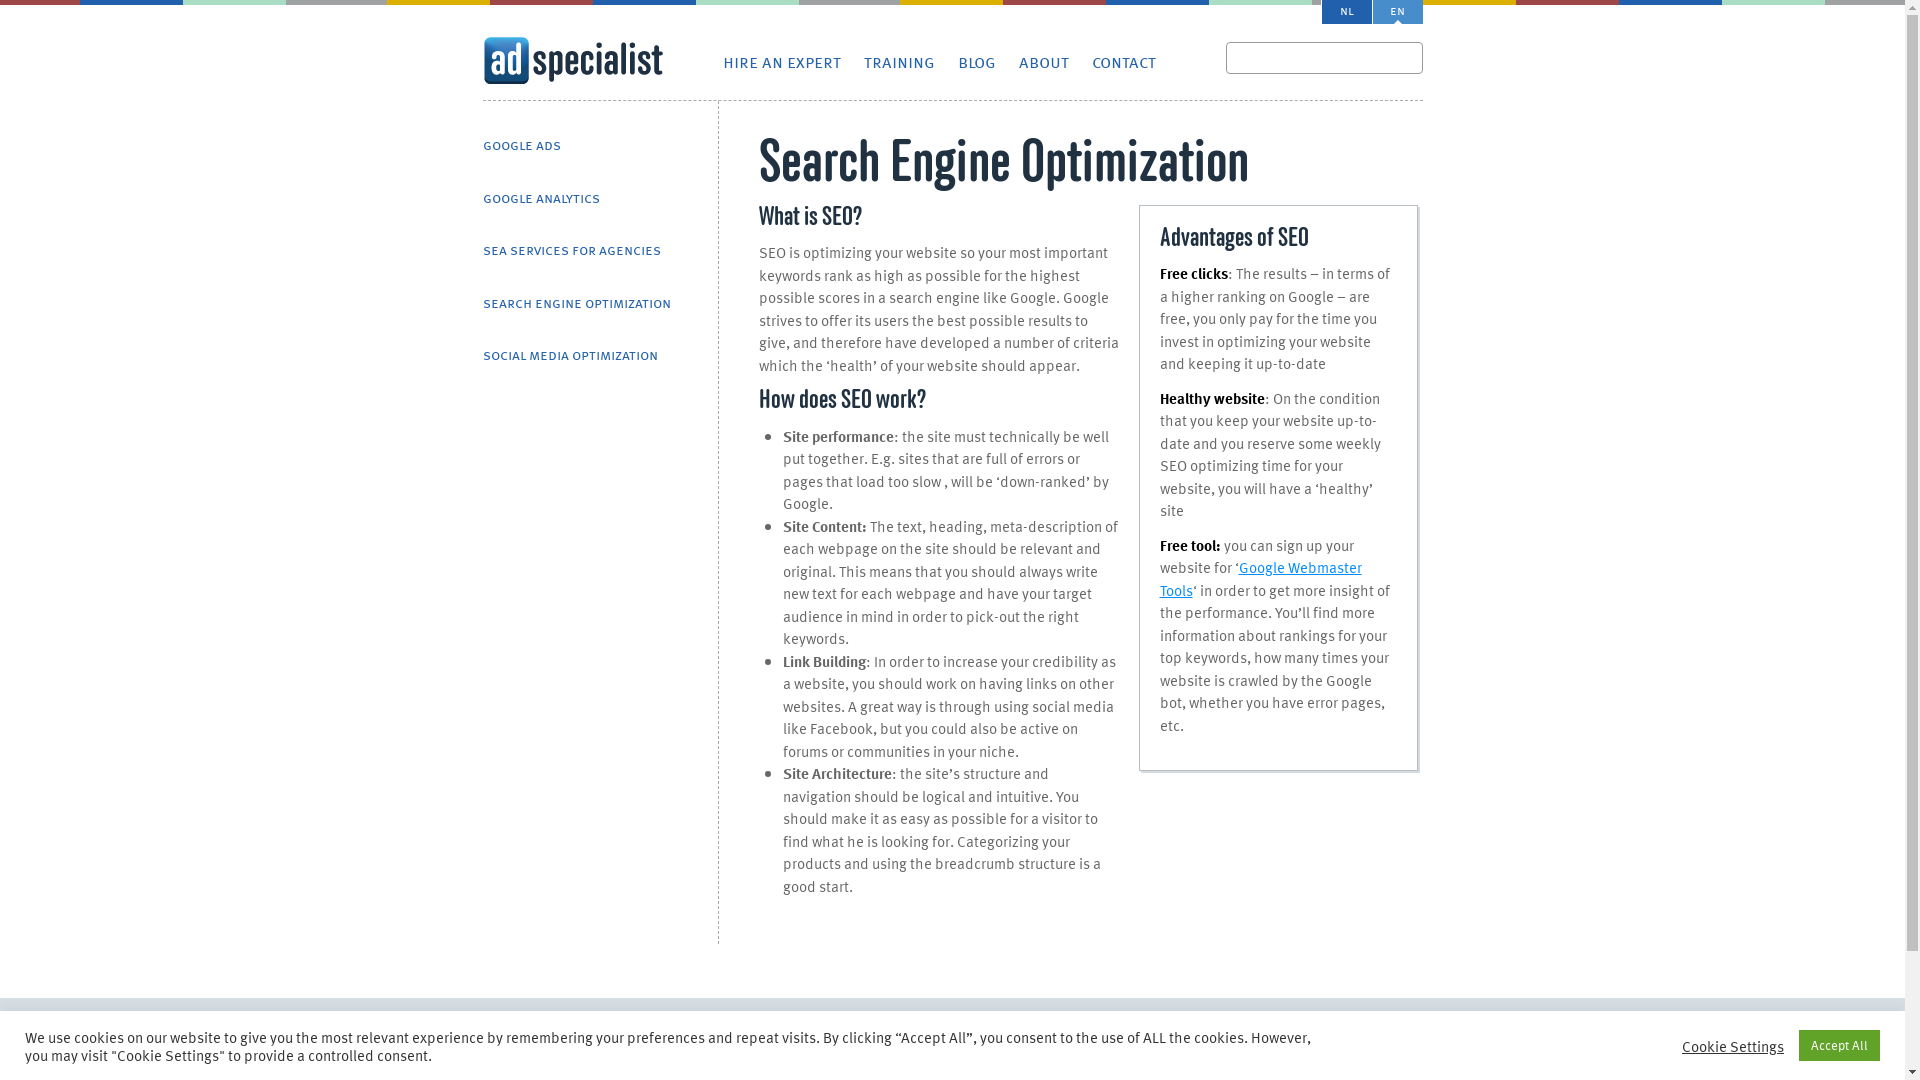  What do you see at coordinates (864, 61) in the screenshot?
I see `'training'` at bounding box center [864, 61].